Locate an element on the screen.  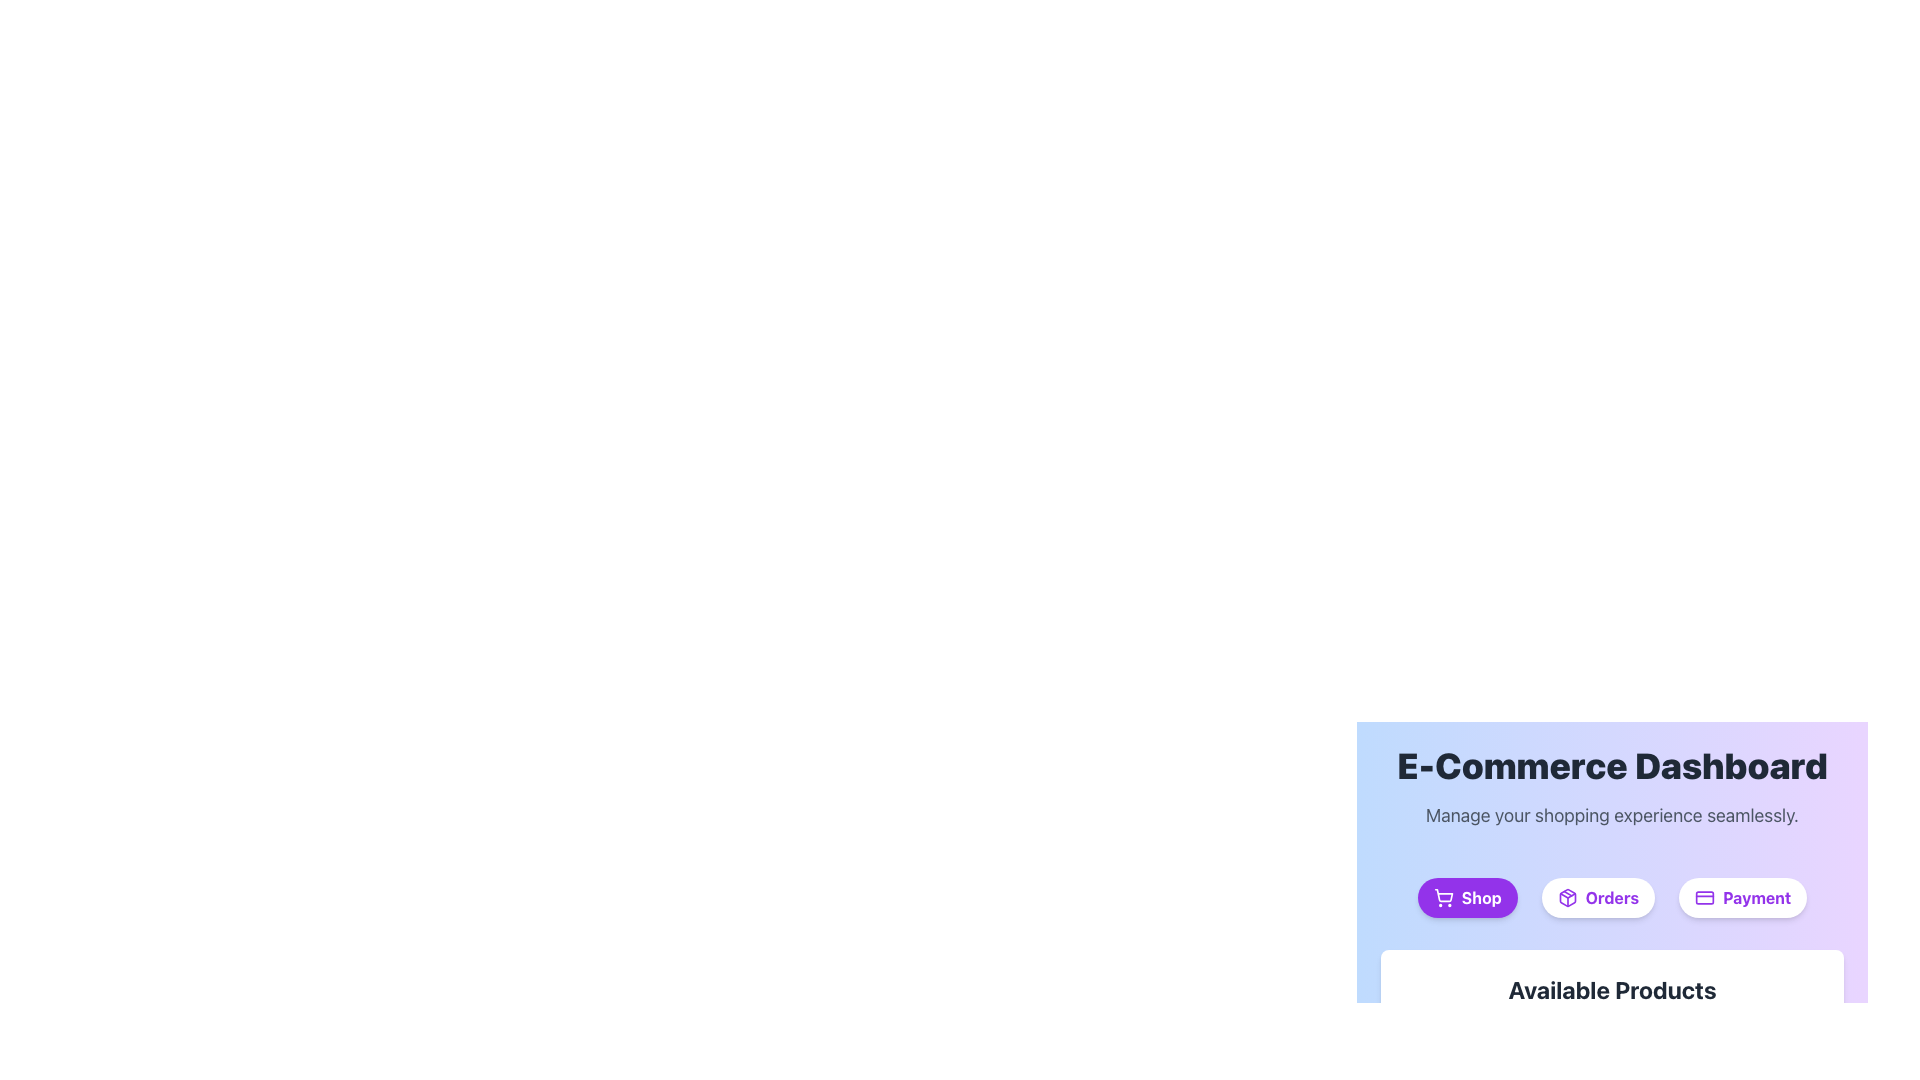
informational text block titled 'Available Products' which provides details on functionality below the 'E-Commerce Dashboard' is located at coordinates (1612, 1010).